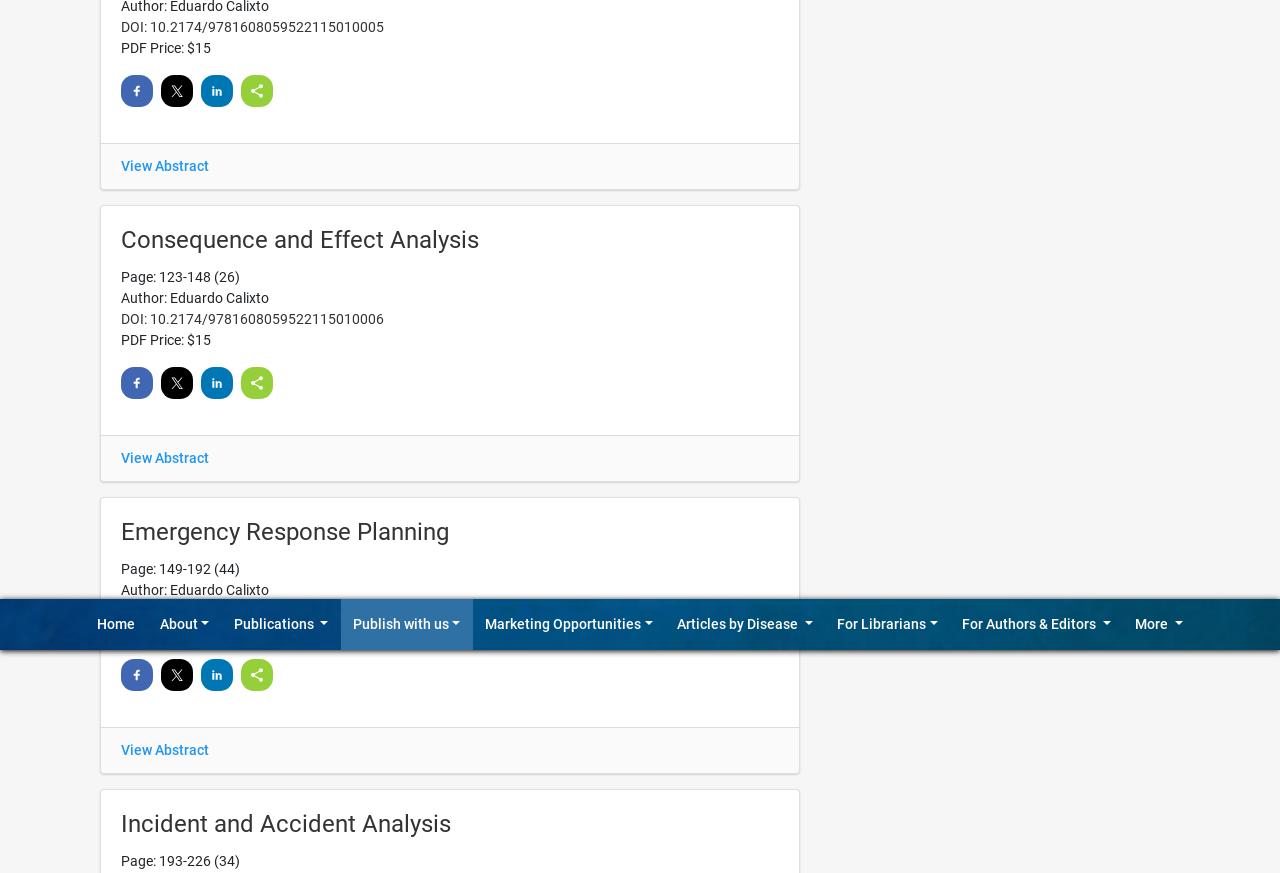  Describe the element at coordinates (1091, 52) in the screenshot. I see `'Endorsements'` at that location.